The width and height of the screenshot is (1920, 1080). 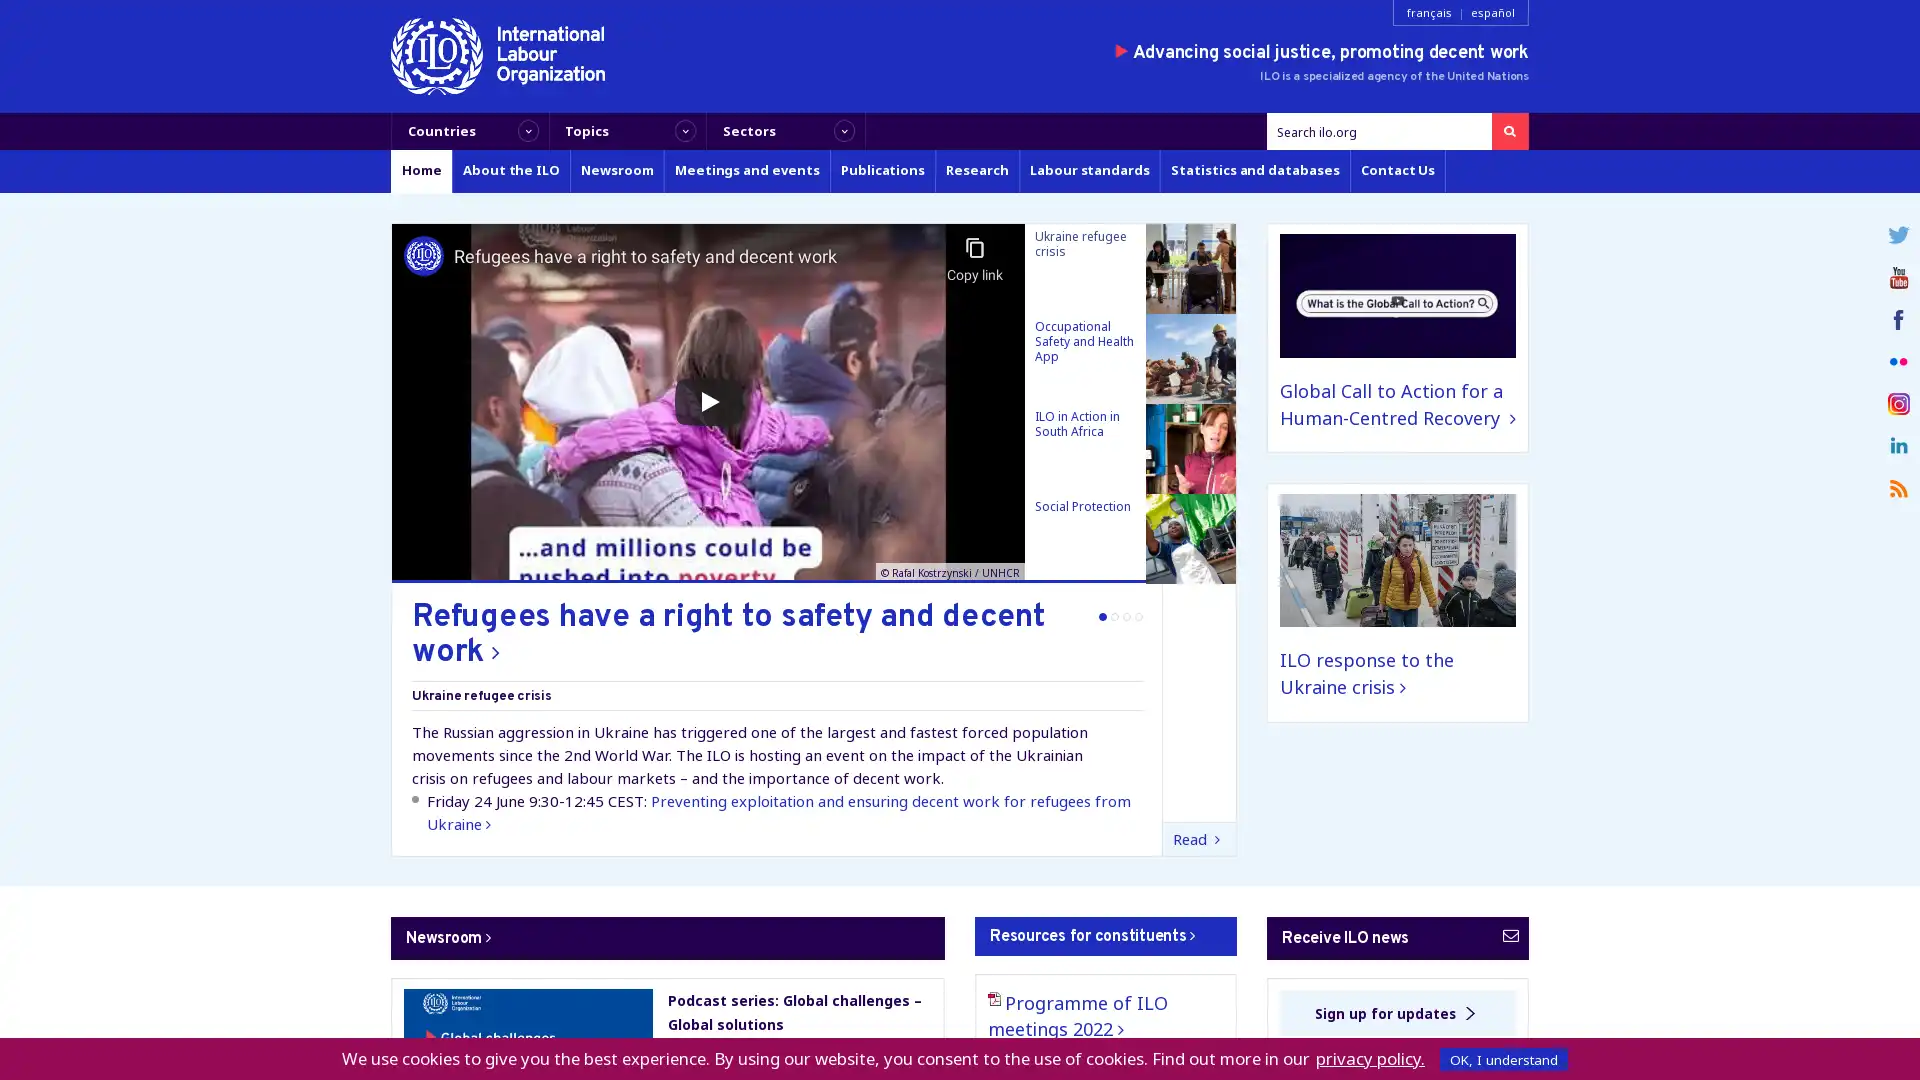 I want to click on Search, so click(x=1509, y=131).